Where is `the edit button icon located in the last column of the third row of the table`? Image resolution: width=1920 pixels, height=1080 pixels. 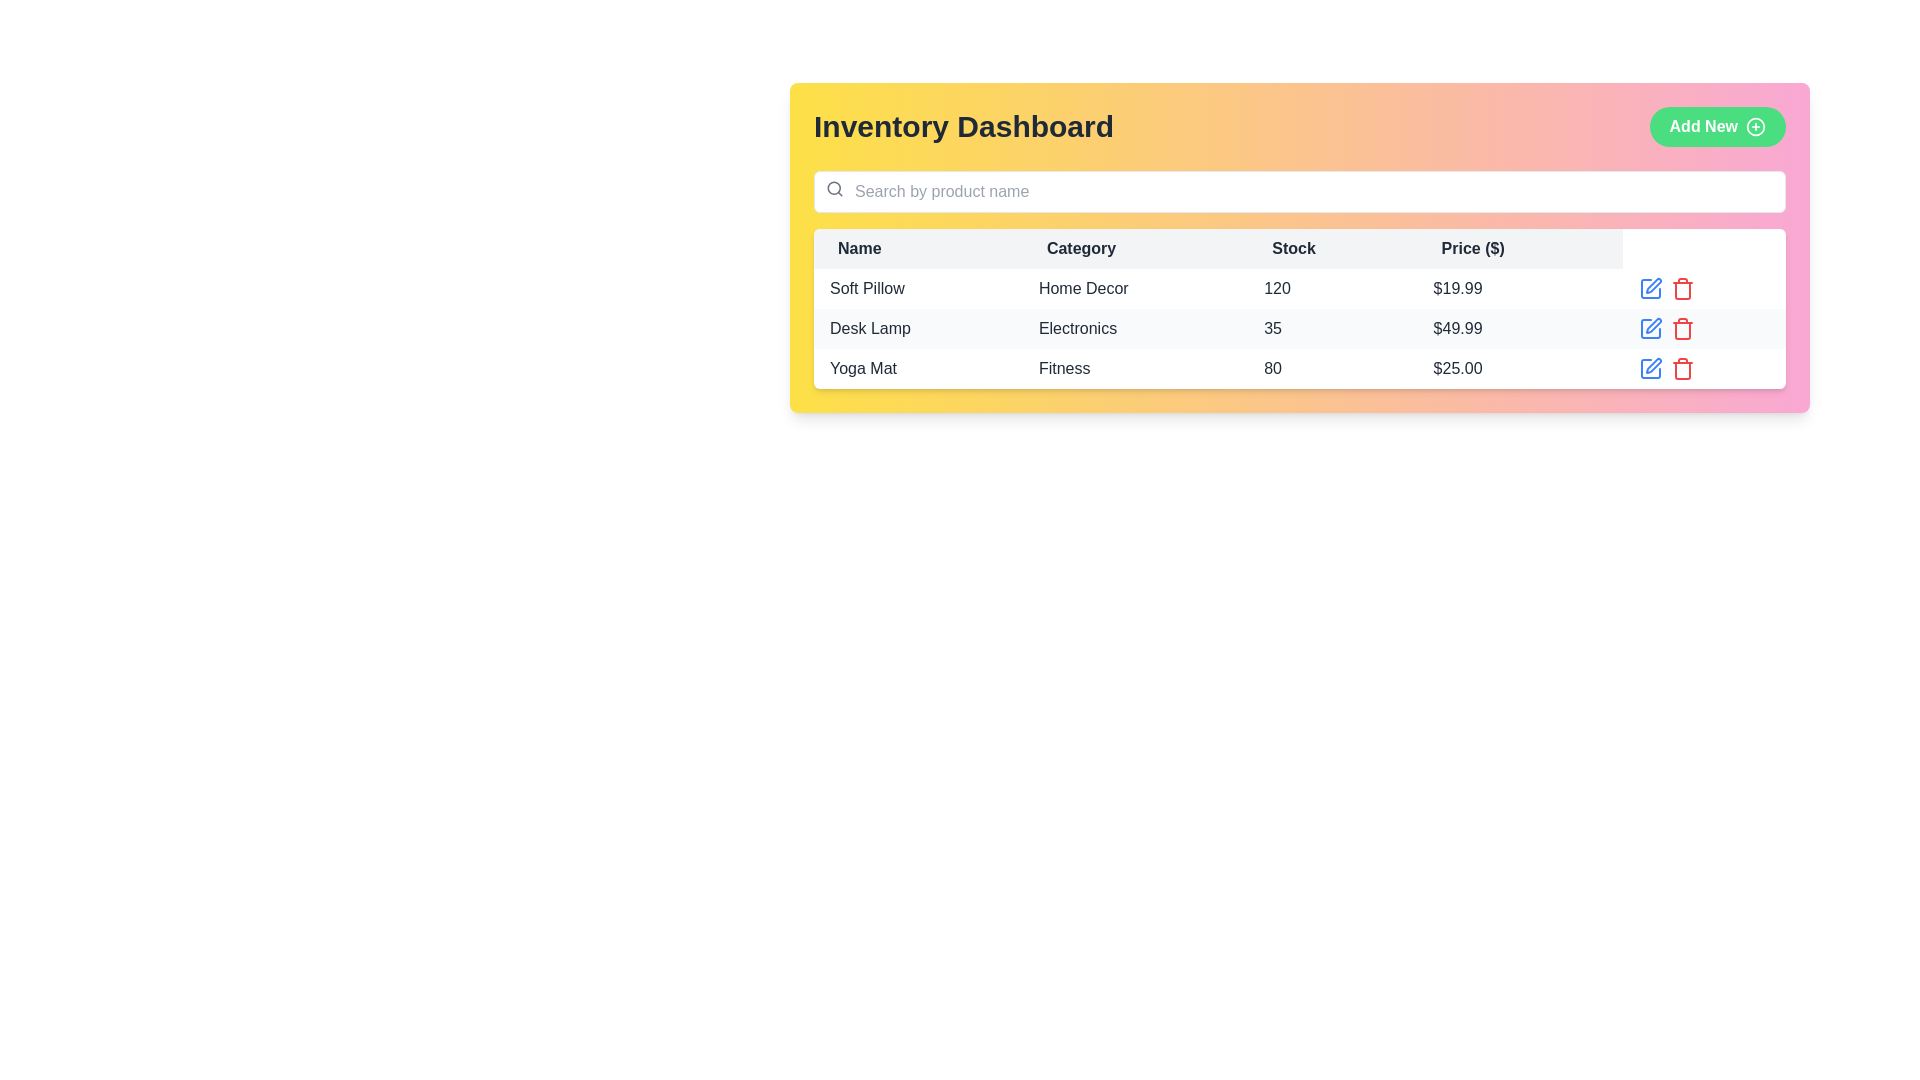 the edit button icon located in the last column of the third row of the table is located at coordinates (1654, 366).